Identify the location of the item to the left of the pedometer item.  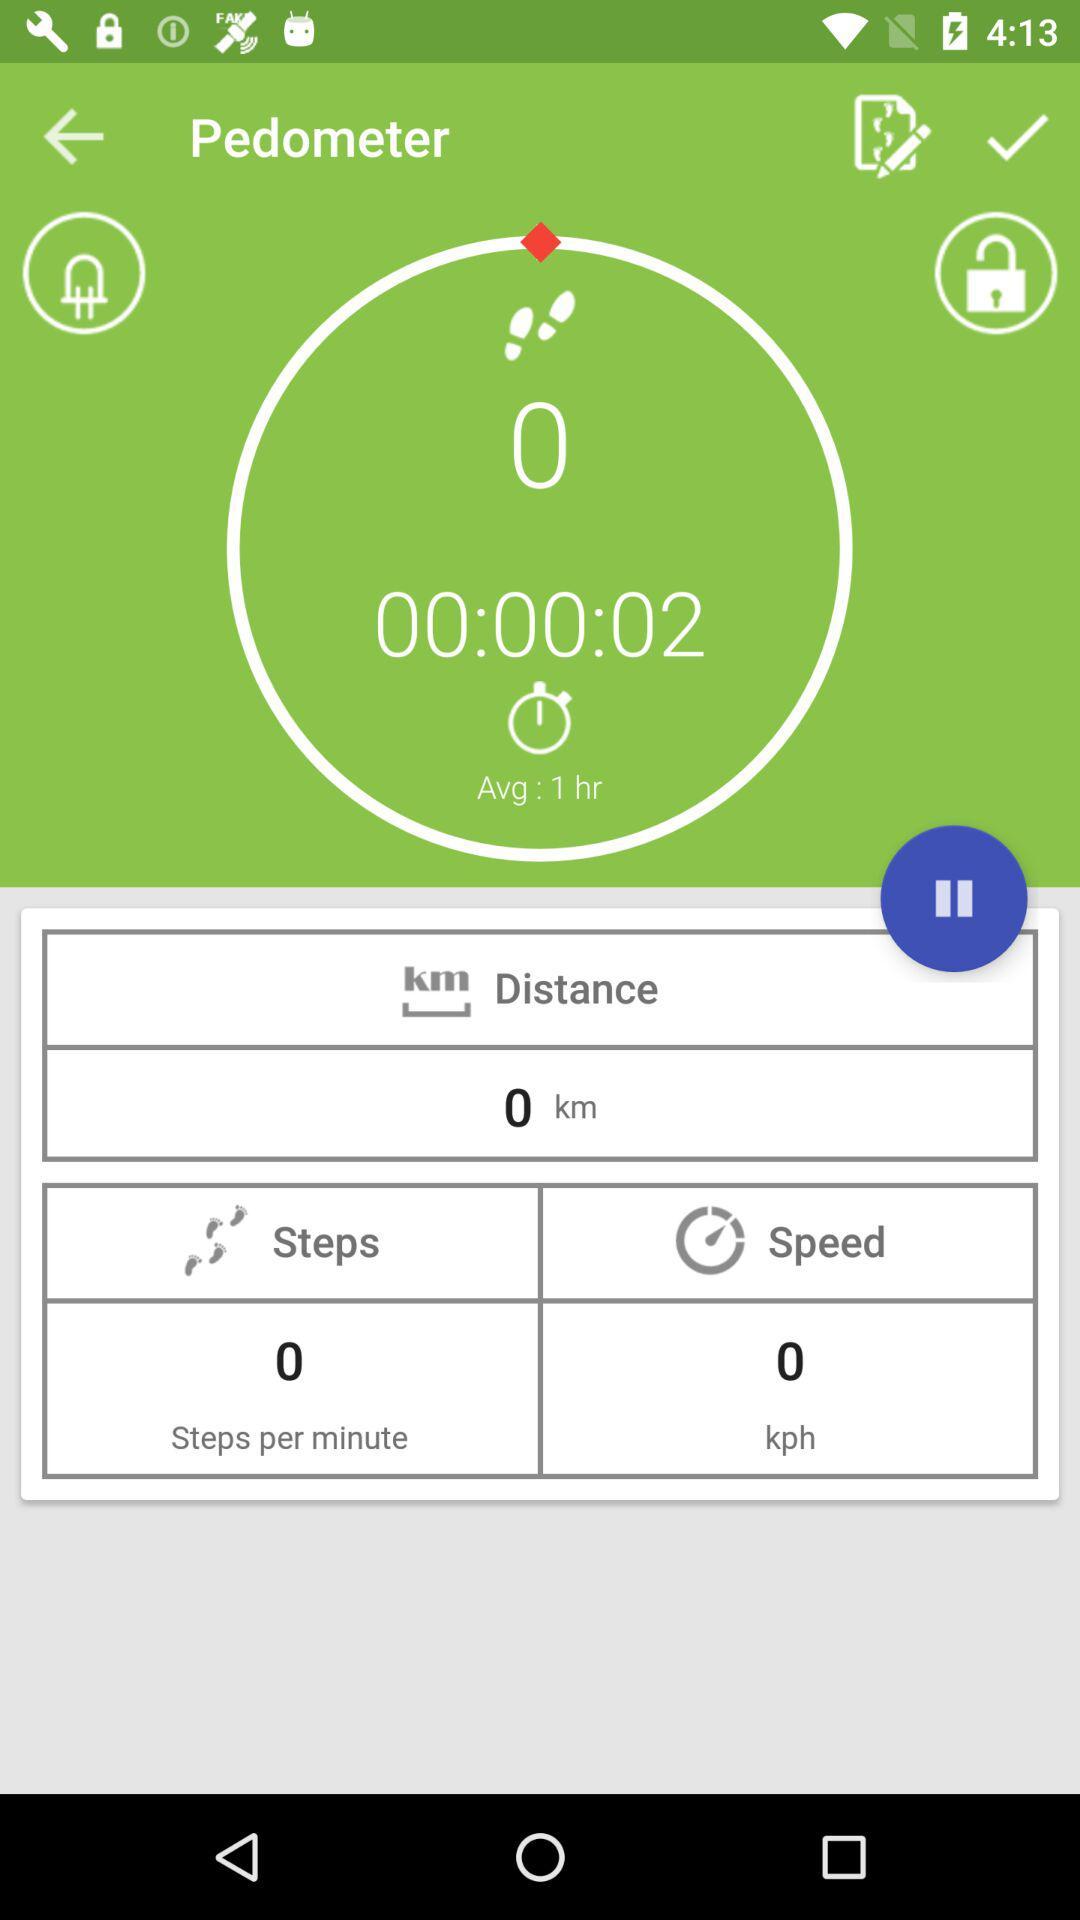
(72, 135).